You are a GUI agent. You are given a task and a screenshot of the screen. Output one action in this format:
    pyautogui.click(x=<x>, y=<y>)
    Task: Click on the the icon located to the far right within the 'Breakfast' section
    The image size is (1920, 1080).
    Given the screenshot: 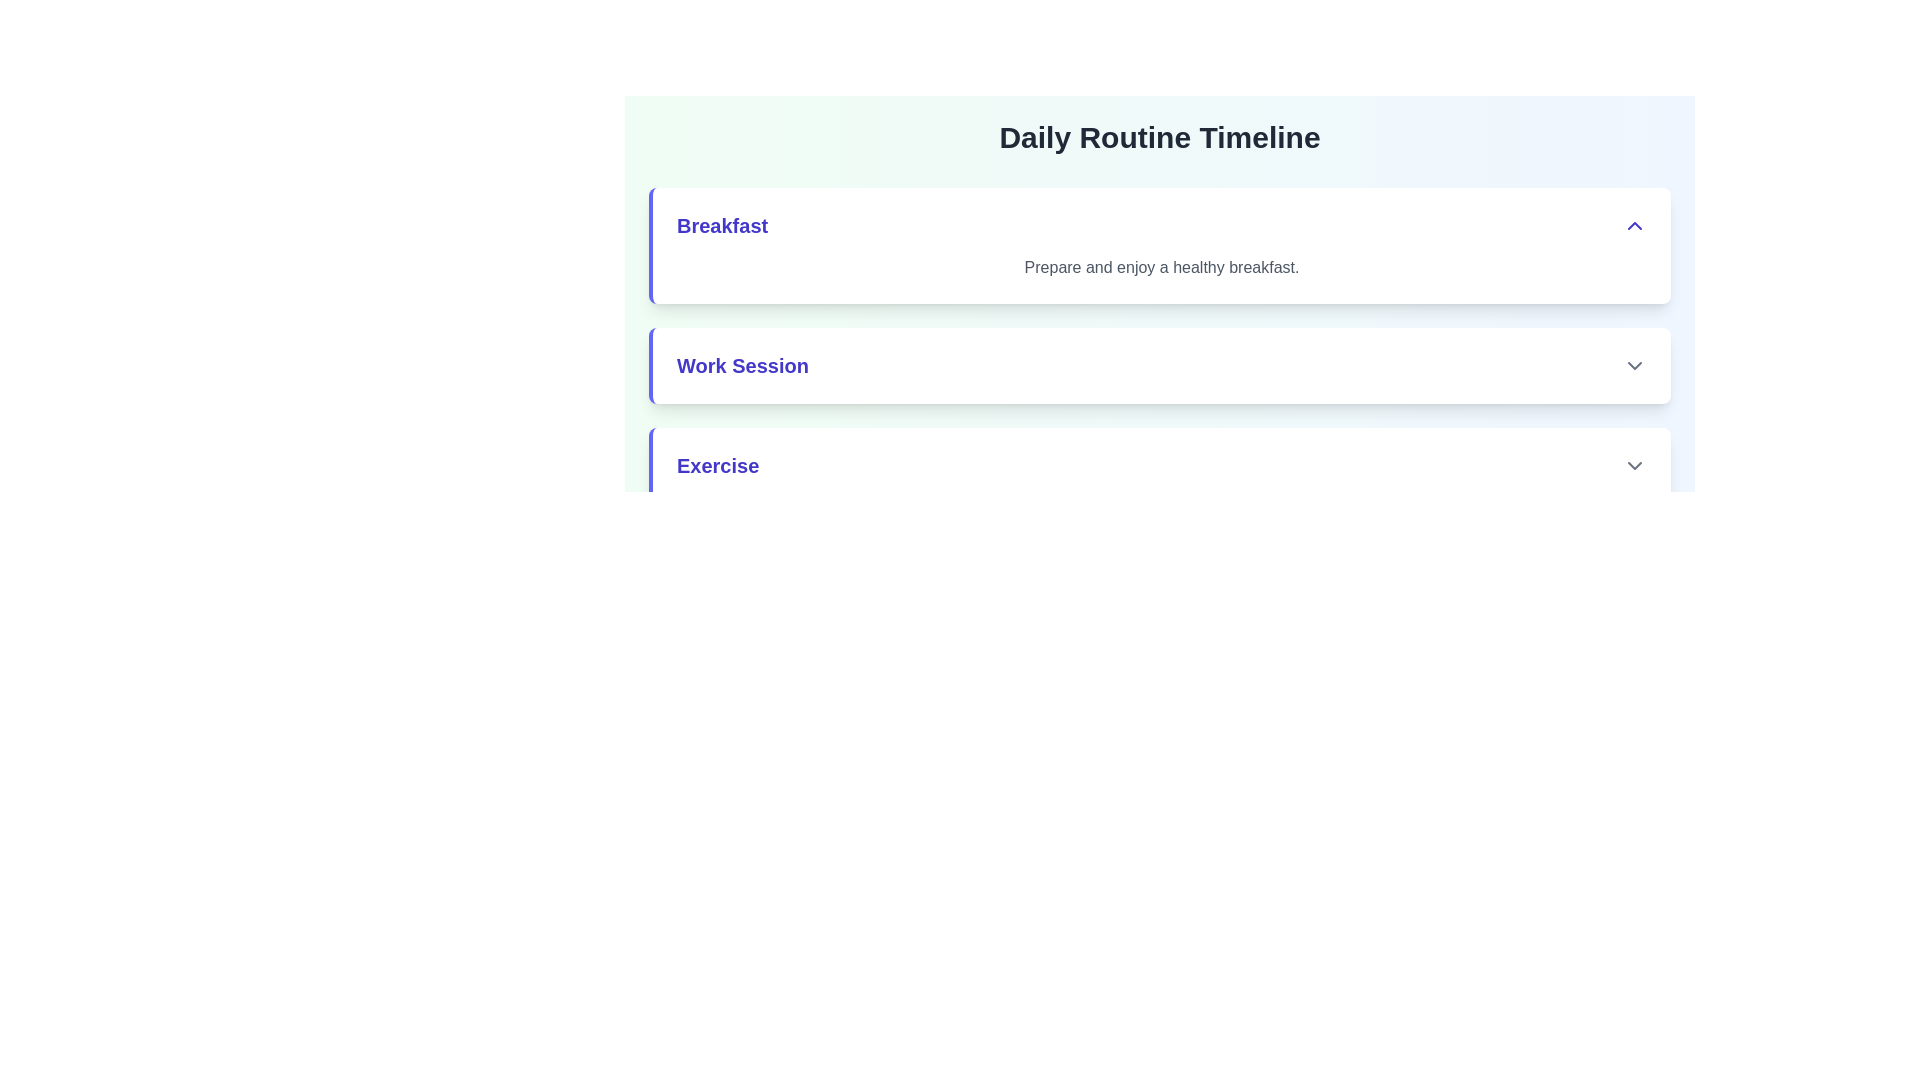 What is the action you would take?
    pyautogui.click(x=1635, y=225)
    